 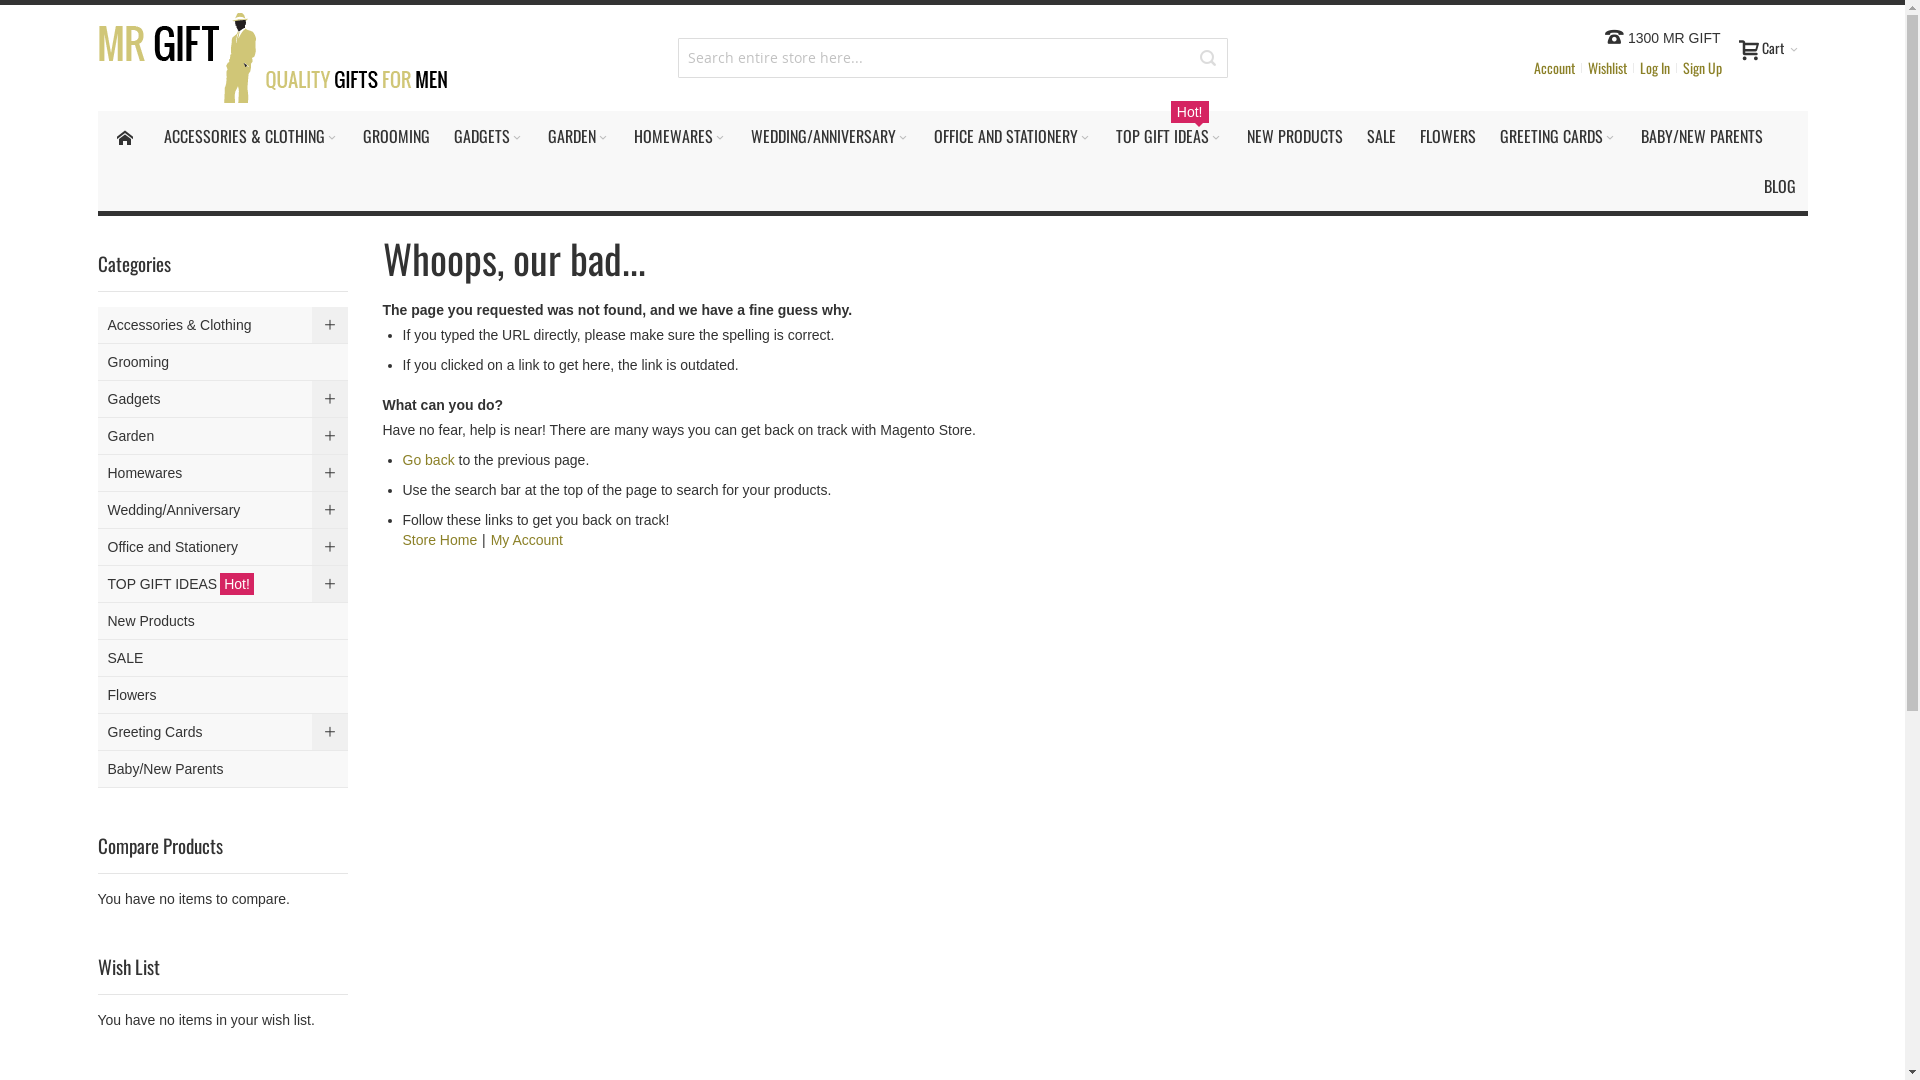 I want to click on 'OFFICE AND STATIONERY', so click(x=920, y=135).